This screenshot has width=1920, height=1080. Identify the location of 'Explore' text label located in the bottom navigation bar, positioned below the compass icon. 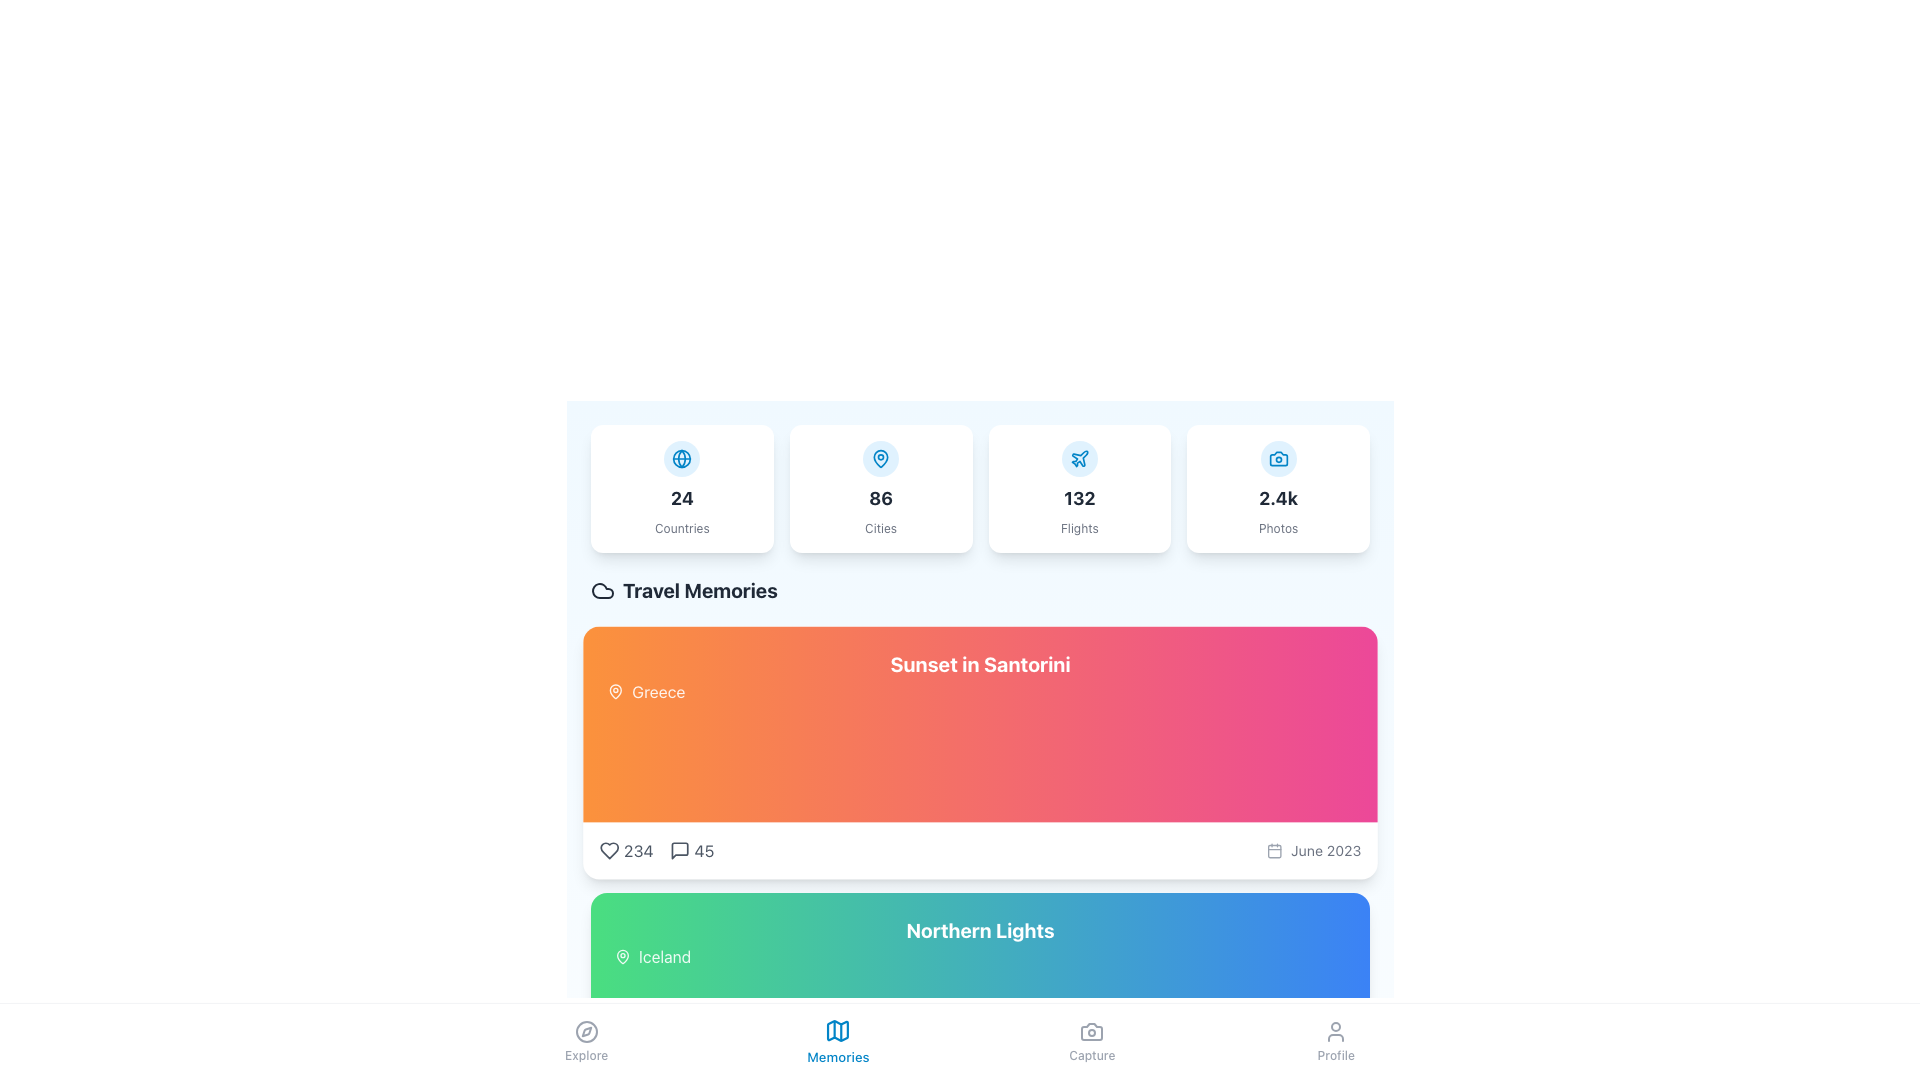
(585, 1055).